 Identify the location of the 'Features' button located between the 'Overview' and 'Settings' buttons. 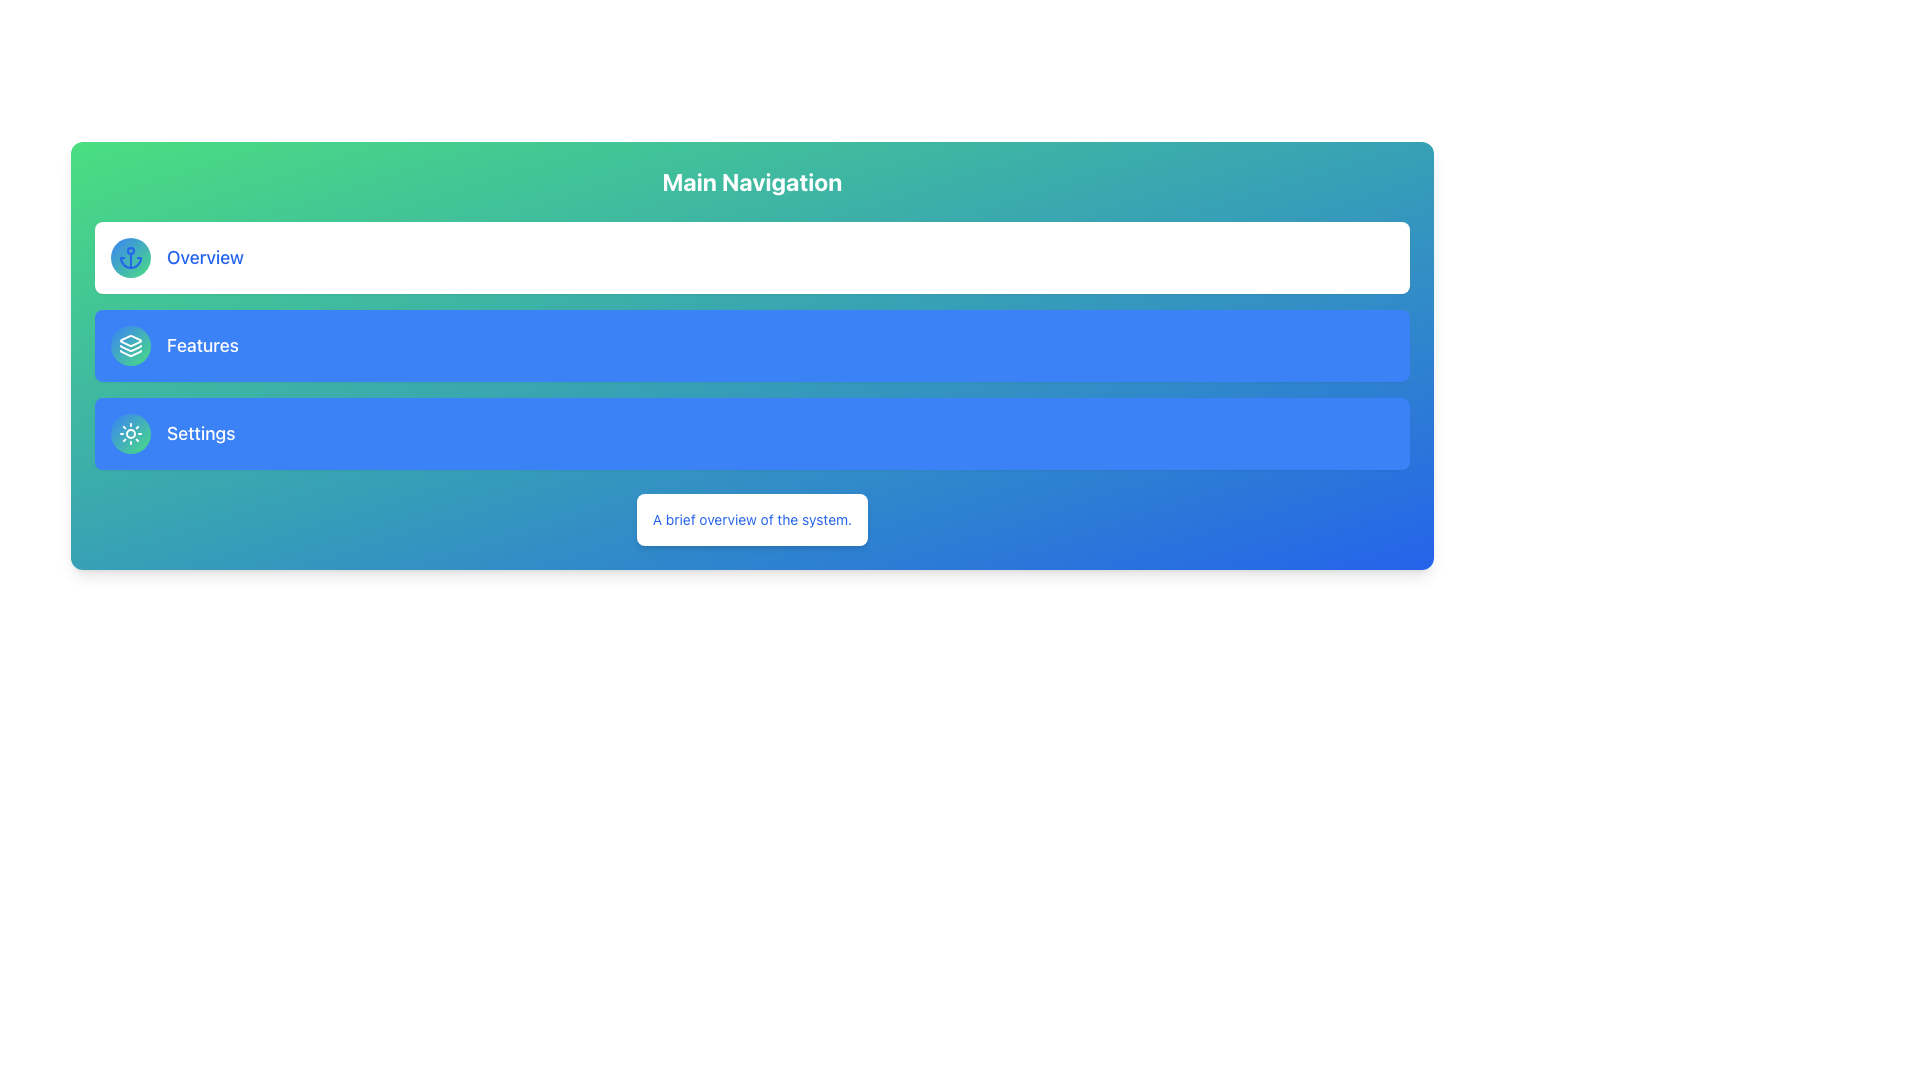
(751, 345).